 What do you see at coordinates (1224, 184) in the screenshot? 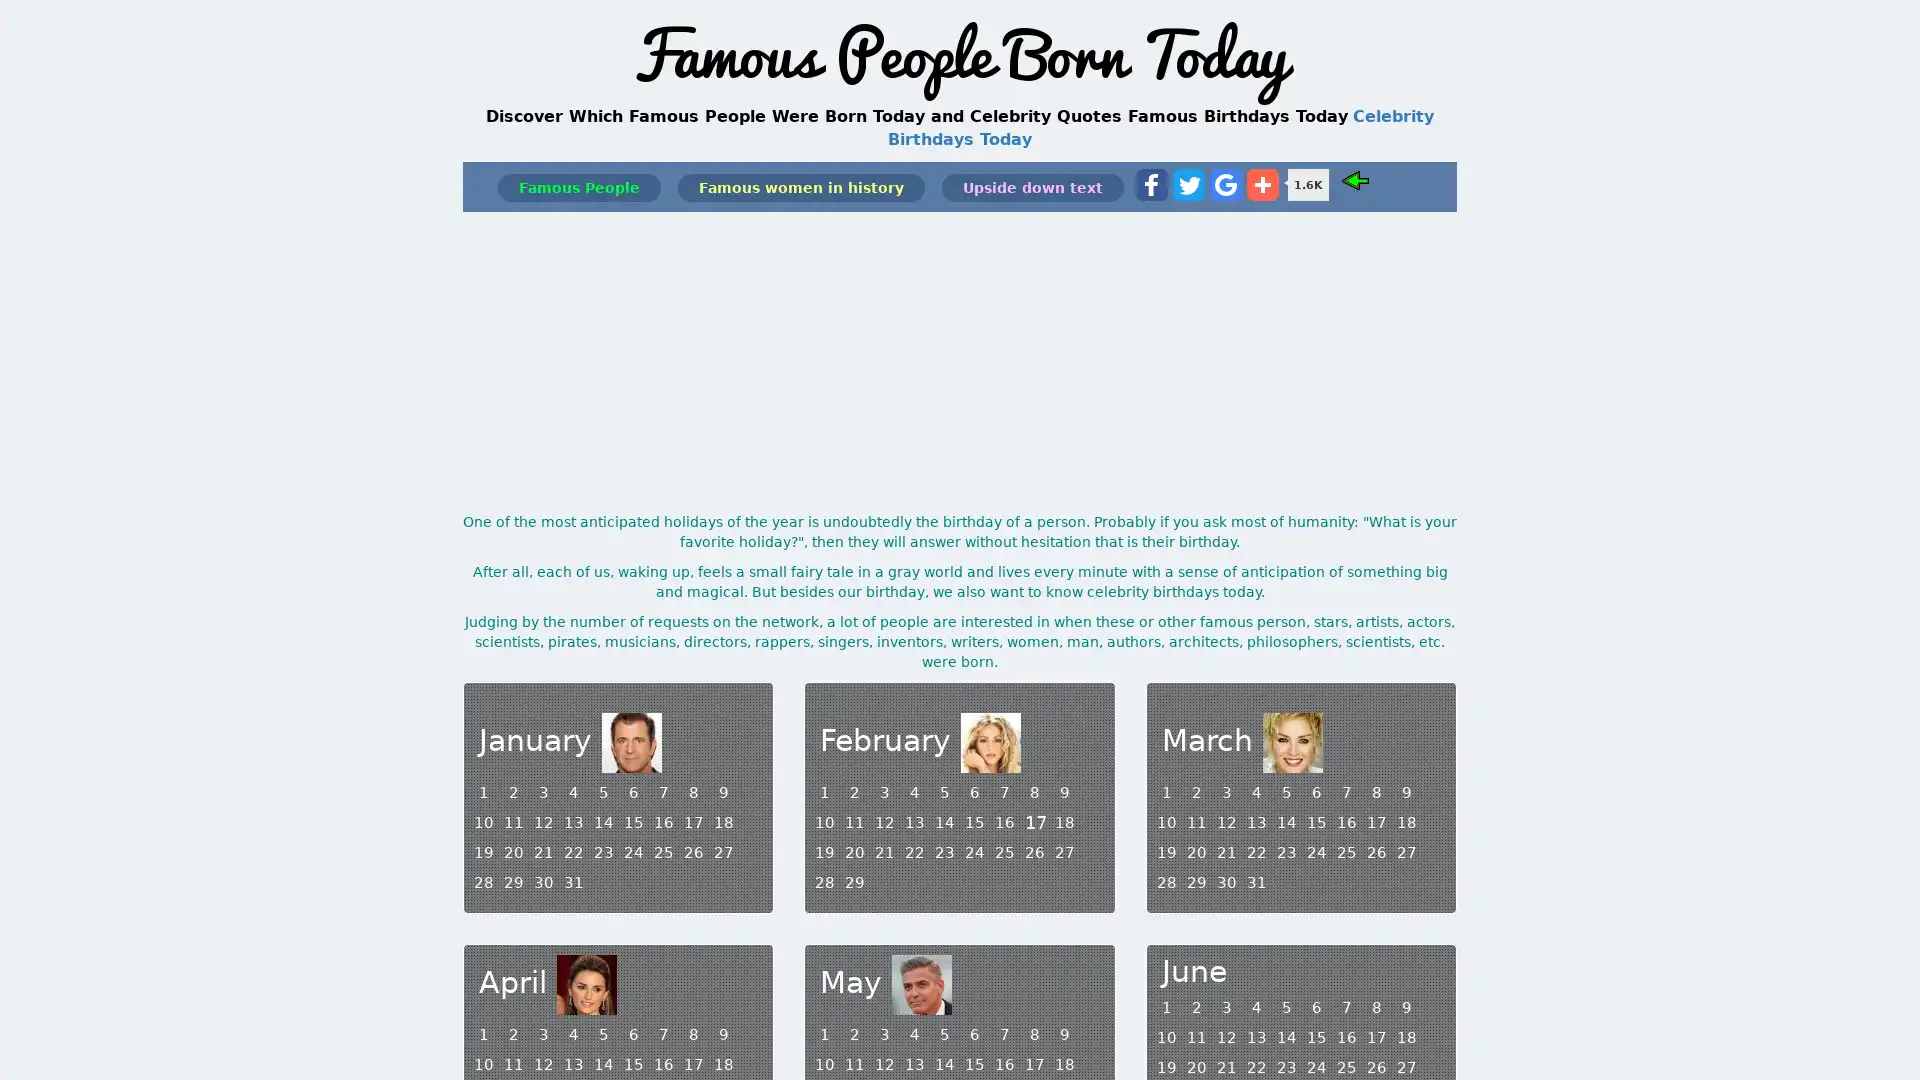
I see `Share to Google Bookmark` at bounding box center [1224, 184].